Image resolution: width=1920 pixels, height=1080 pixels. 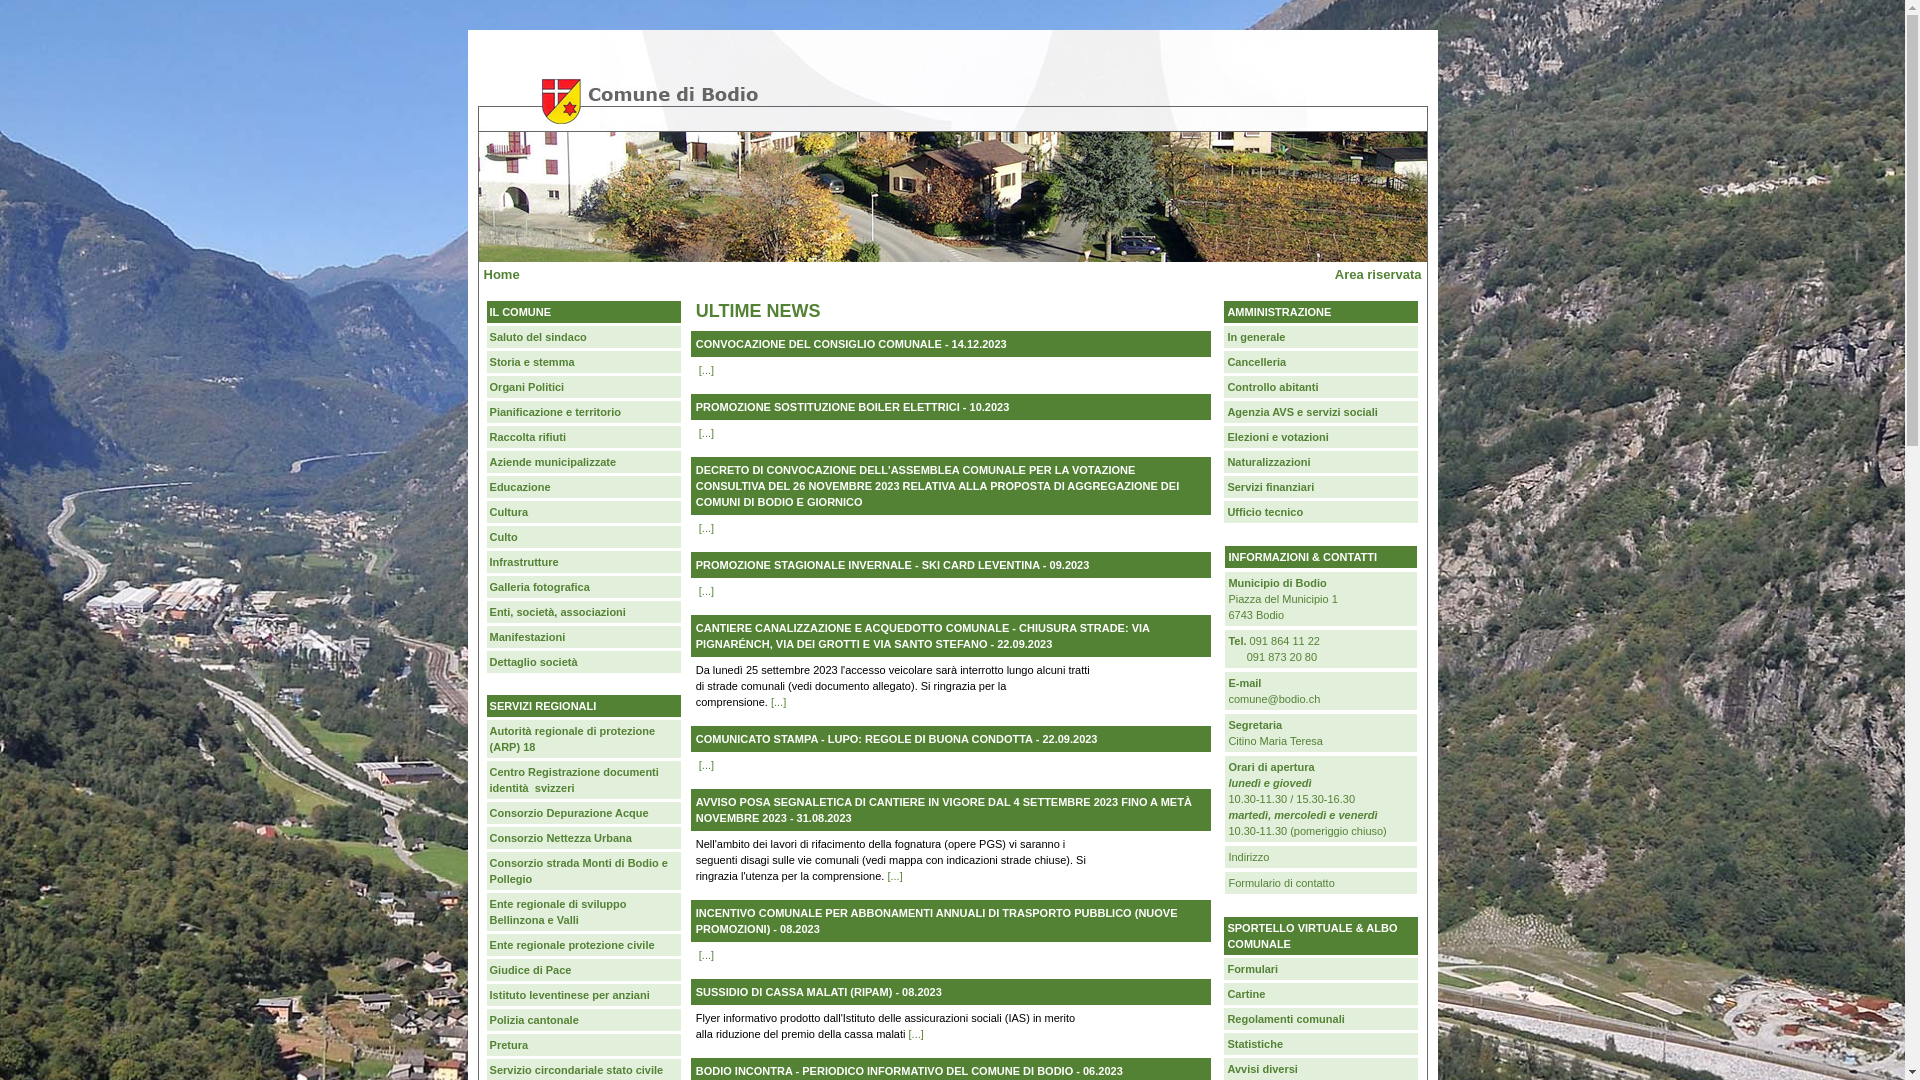 What do you see at coordinates (489, 411) in the screenshot?
I see `'Pianificazione e territorio'` at bounding box center [489, 411].